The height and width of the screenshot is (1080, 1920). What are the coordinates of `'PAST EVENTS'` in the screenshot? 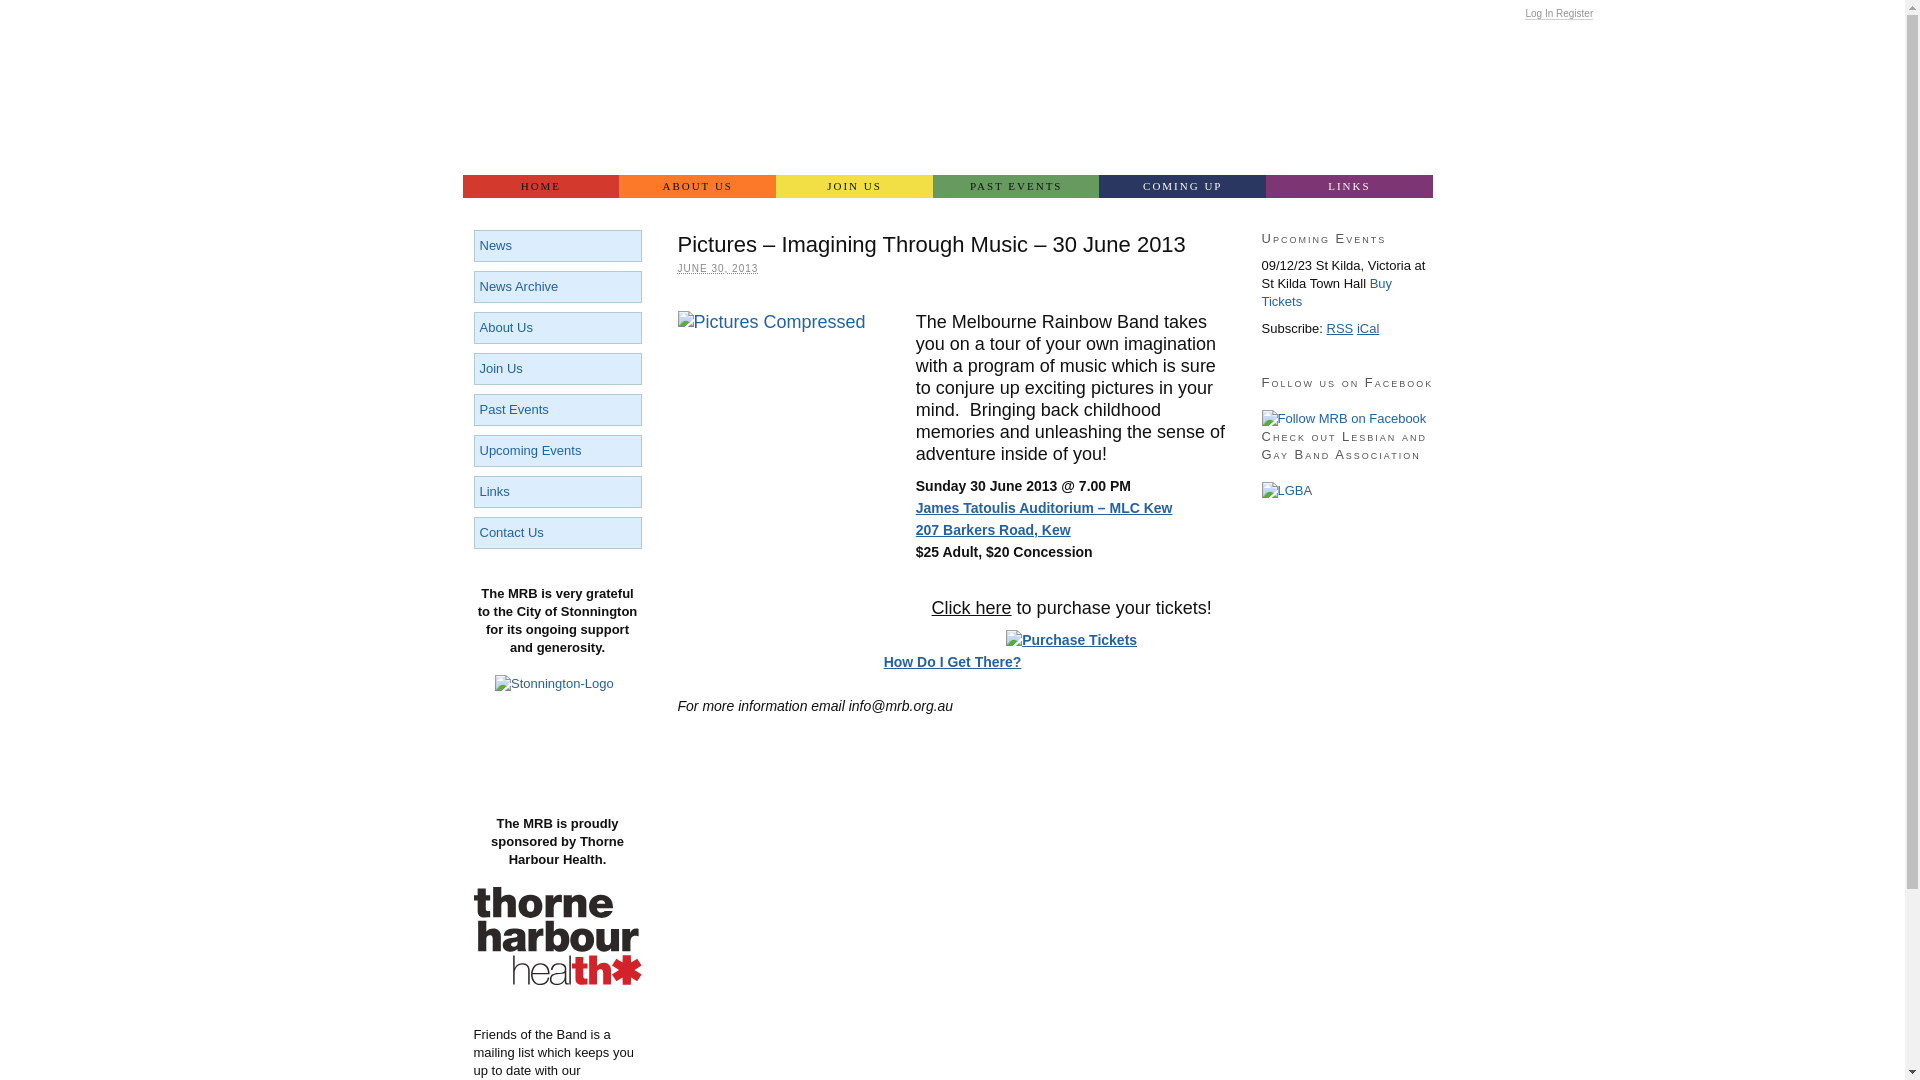 It's located at (1016, 186).